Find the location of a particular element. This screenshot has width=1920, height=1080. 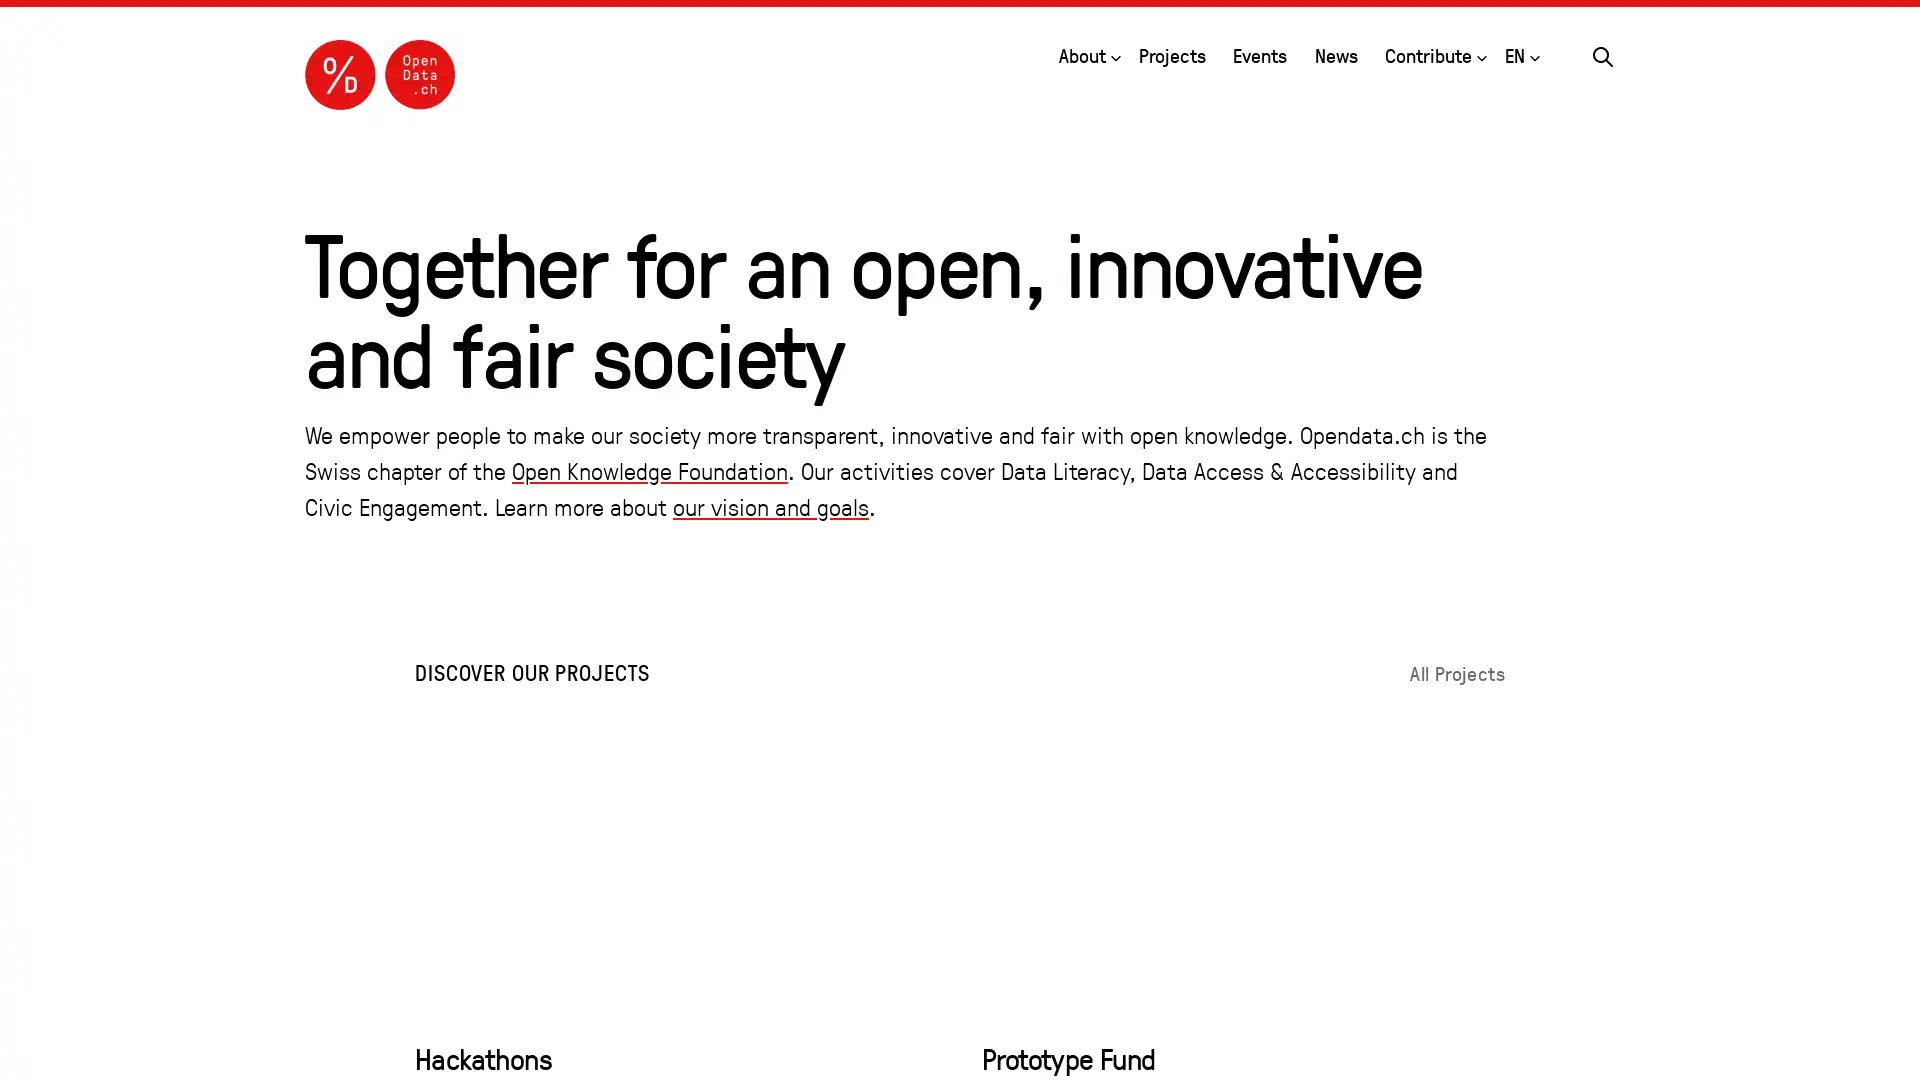

Open is located at coordinates (1534, 53).